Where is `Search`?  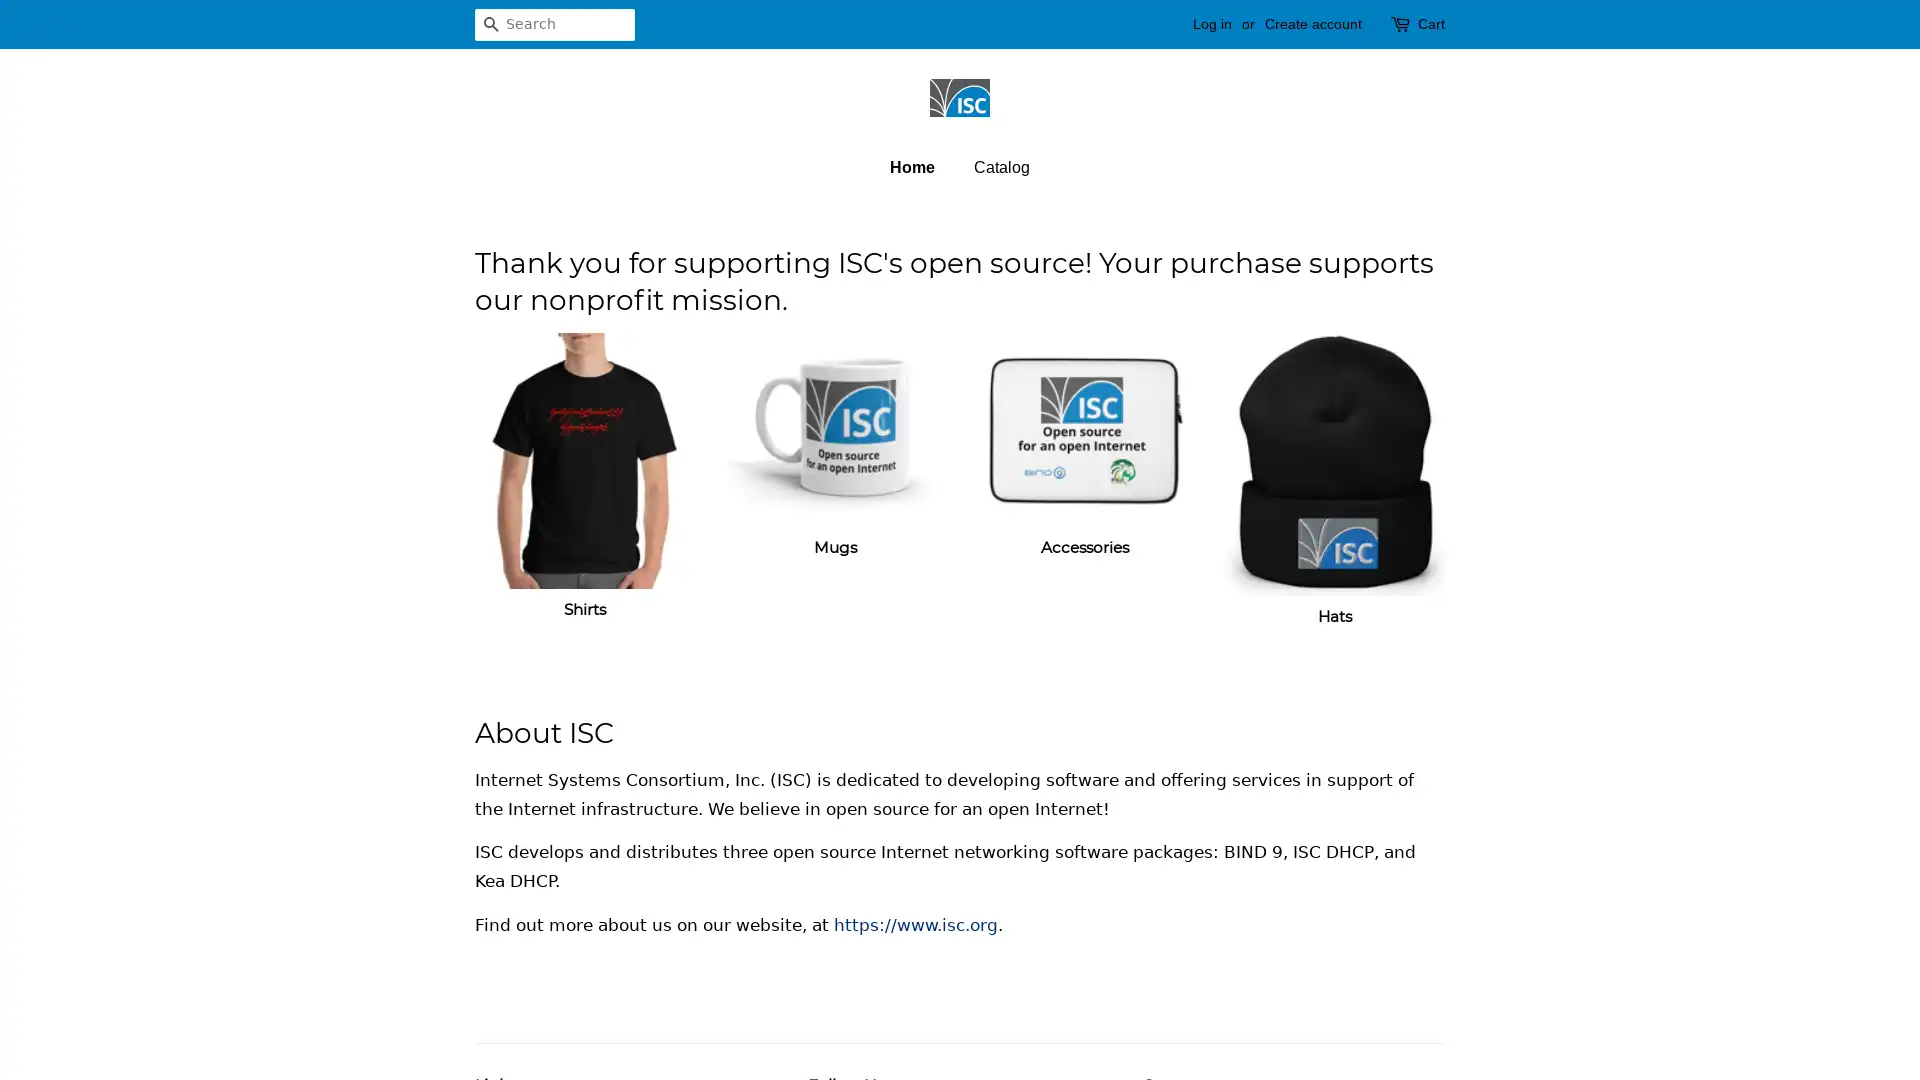
Search is located at coordinates (490, 24).